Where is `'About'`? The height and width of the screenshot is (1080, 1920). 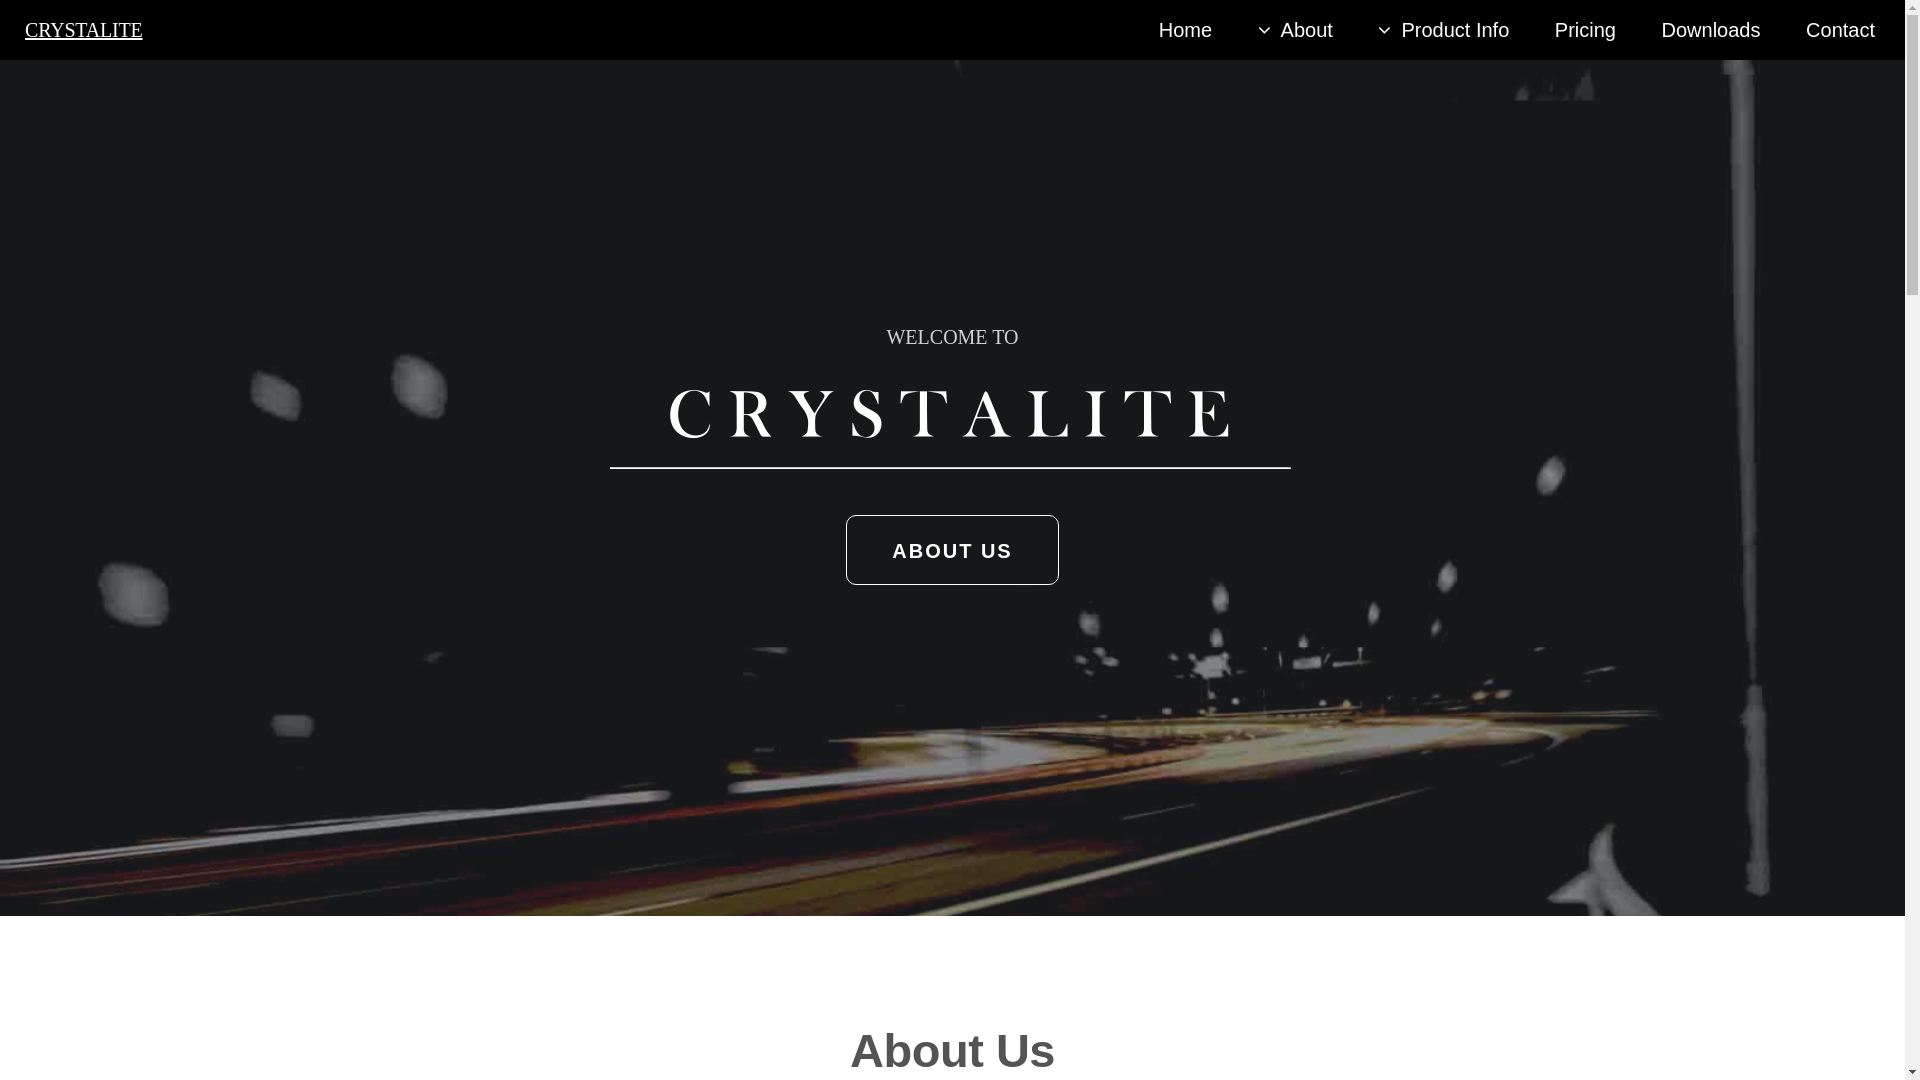
'About' is located at coordinates (1295, 30).